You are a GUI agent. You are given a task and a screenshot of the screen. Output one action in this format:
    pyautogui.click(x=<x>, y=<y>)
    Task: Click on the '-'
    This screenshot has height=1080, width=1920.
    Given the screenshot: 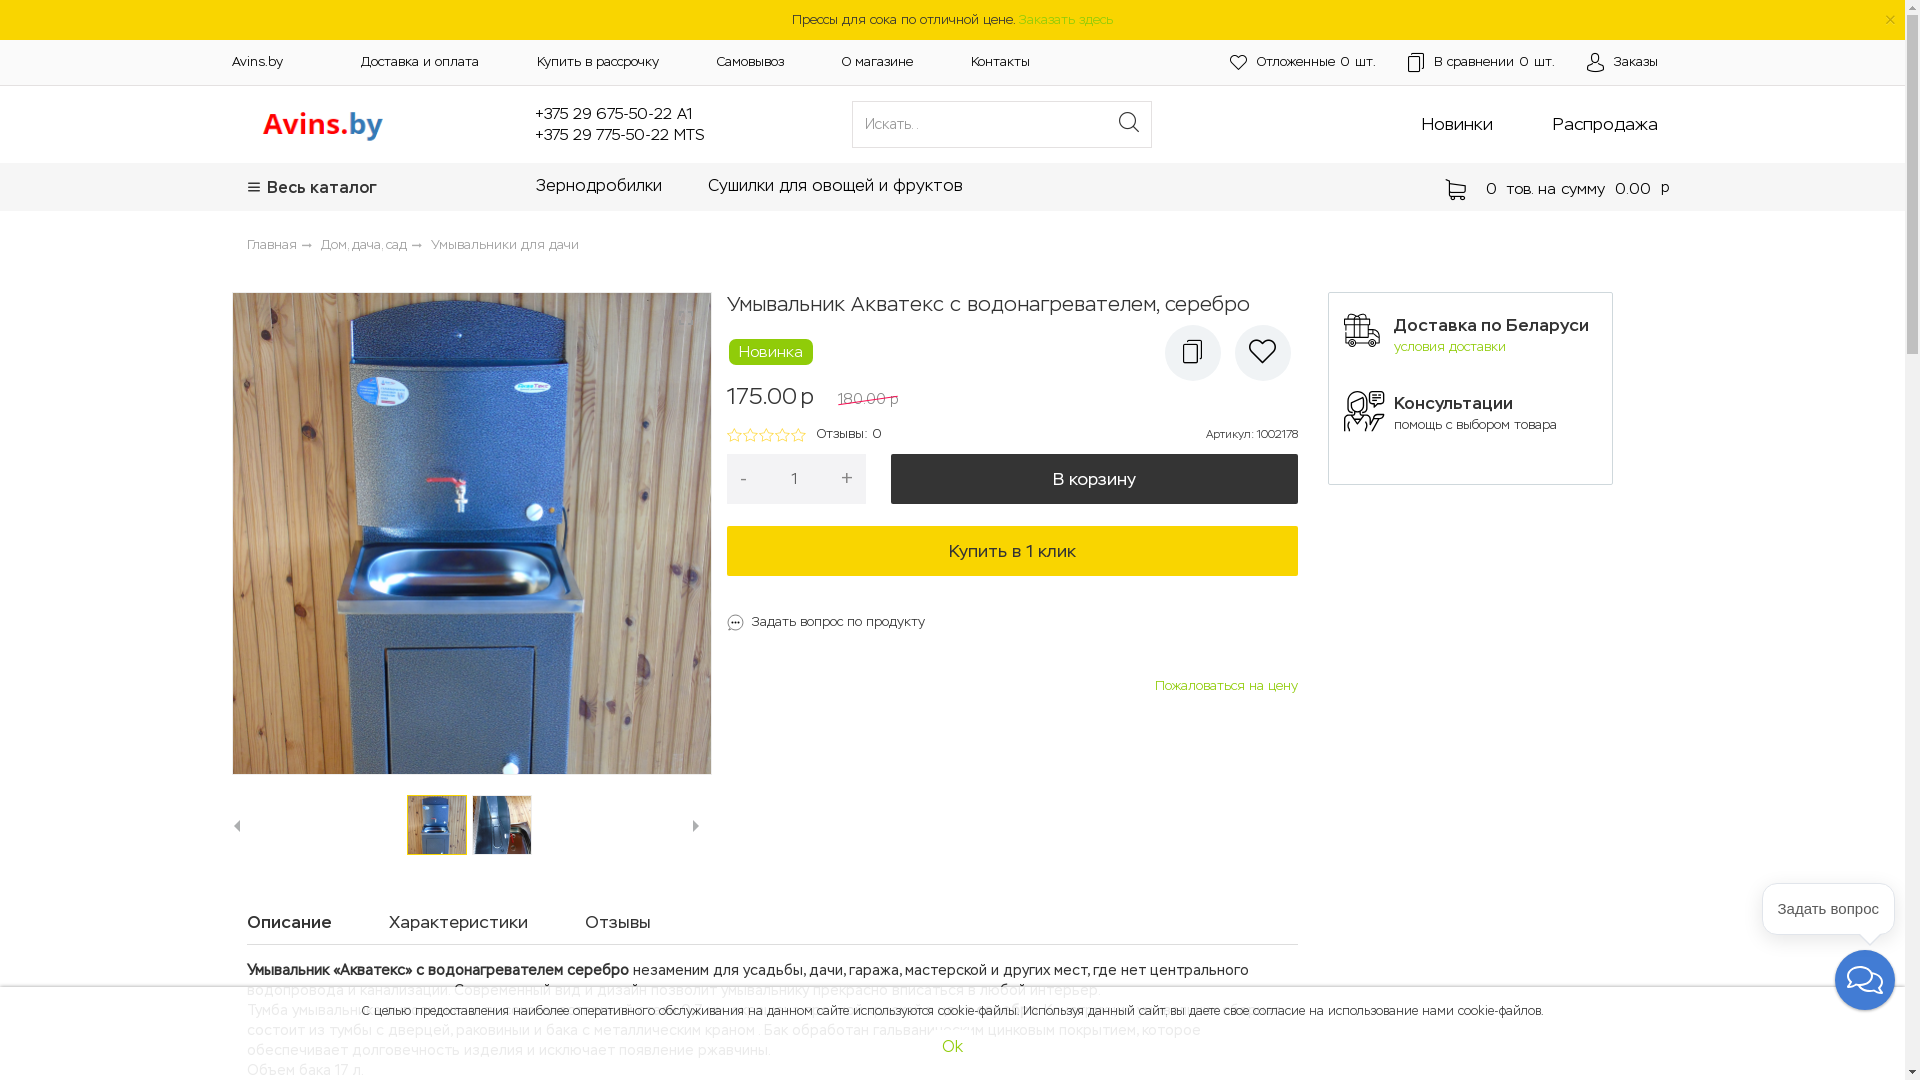 What is the action you would take?
    pyautogui.click(x=725, y=478)
    